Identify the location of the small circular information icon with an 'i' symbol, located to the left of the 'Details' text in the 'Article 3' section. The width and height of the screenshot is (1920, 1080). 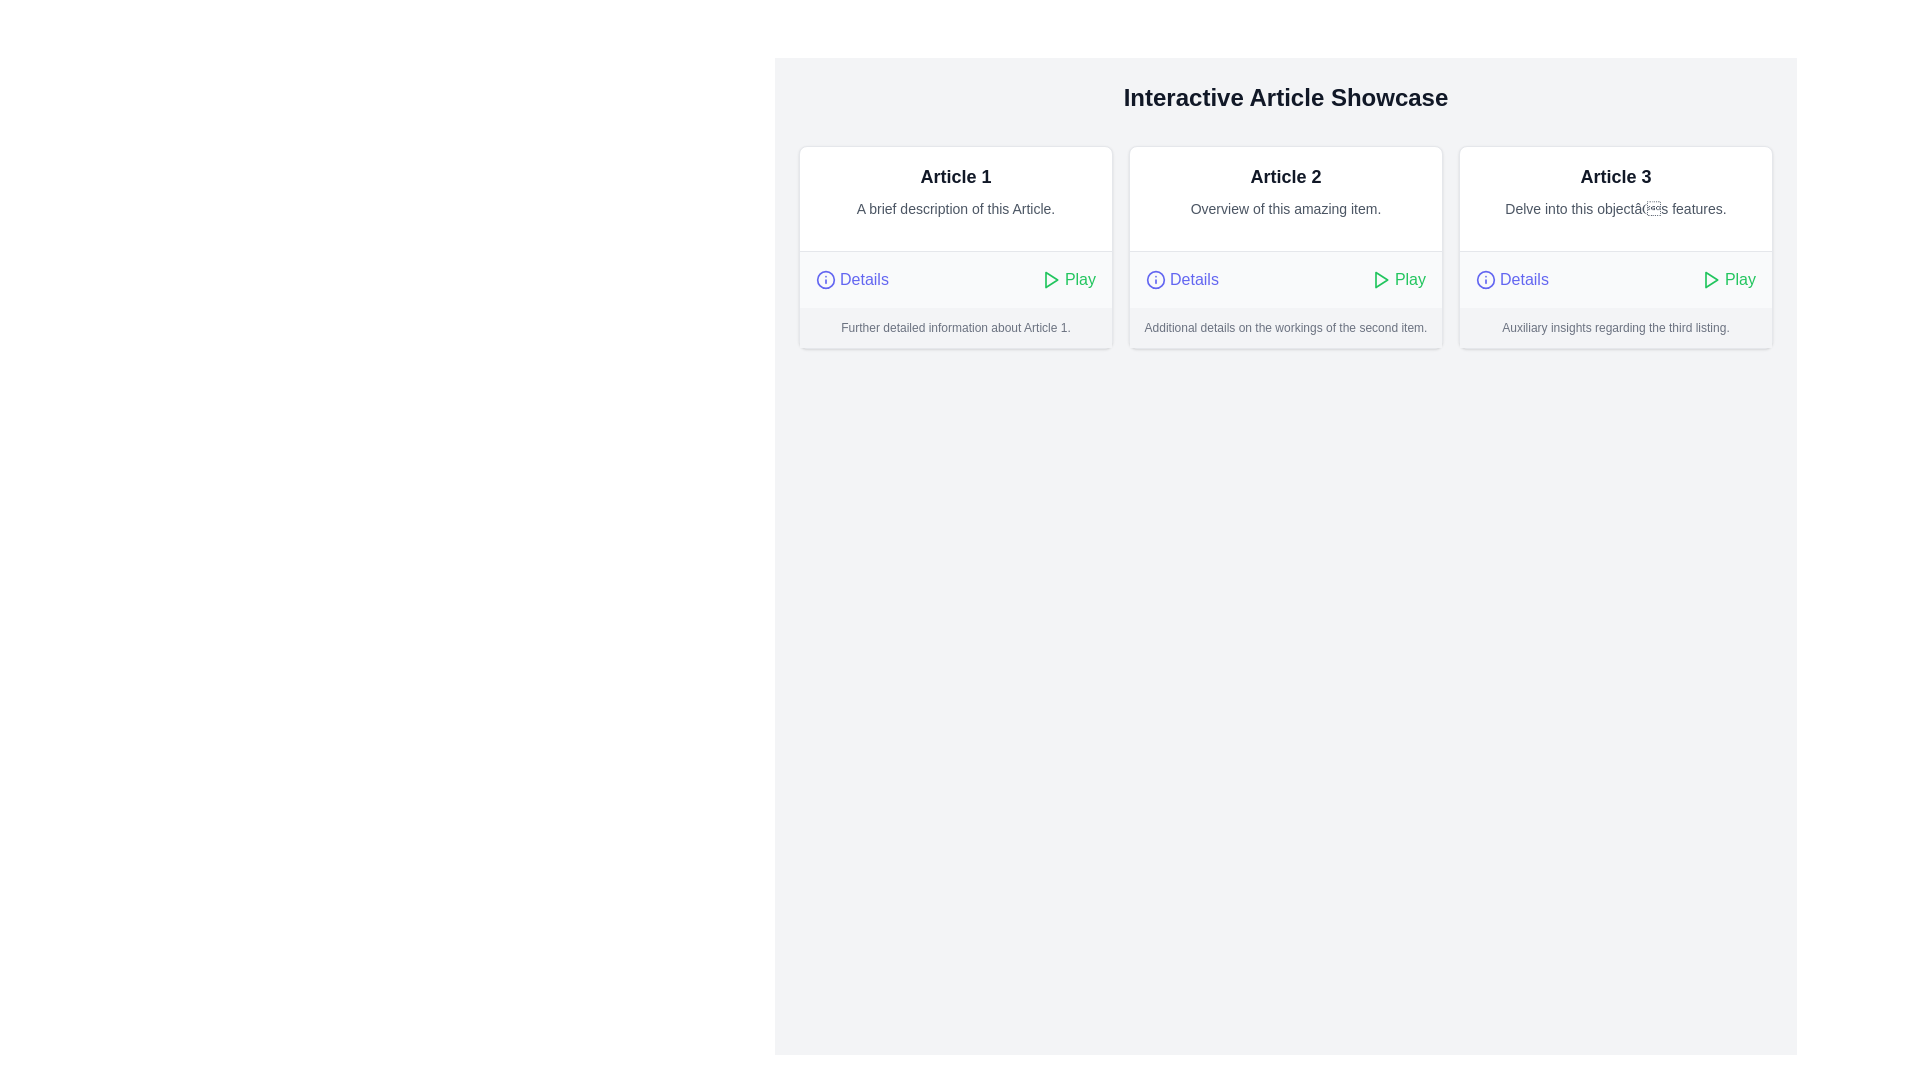
(1486, 280).